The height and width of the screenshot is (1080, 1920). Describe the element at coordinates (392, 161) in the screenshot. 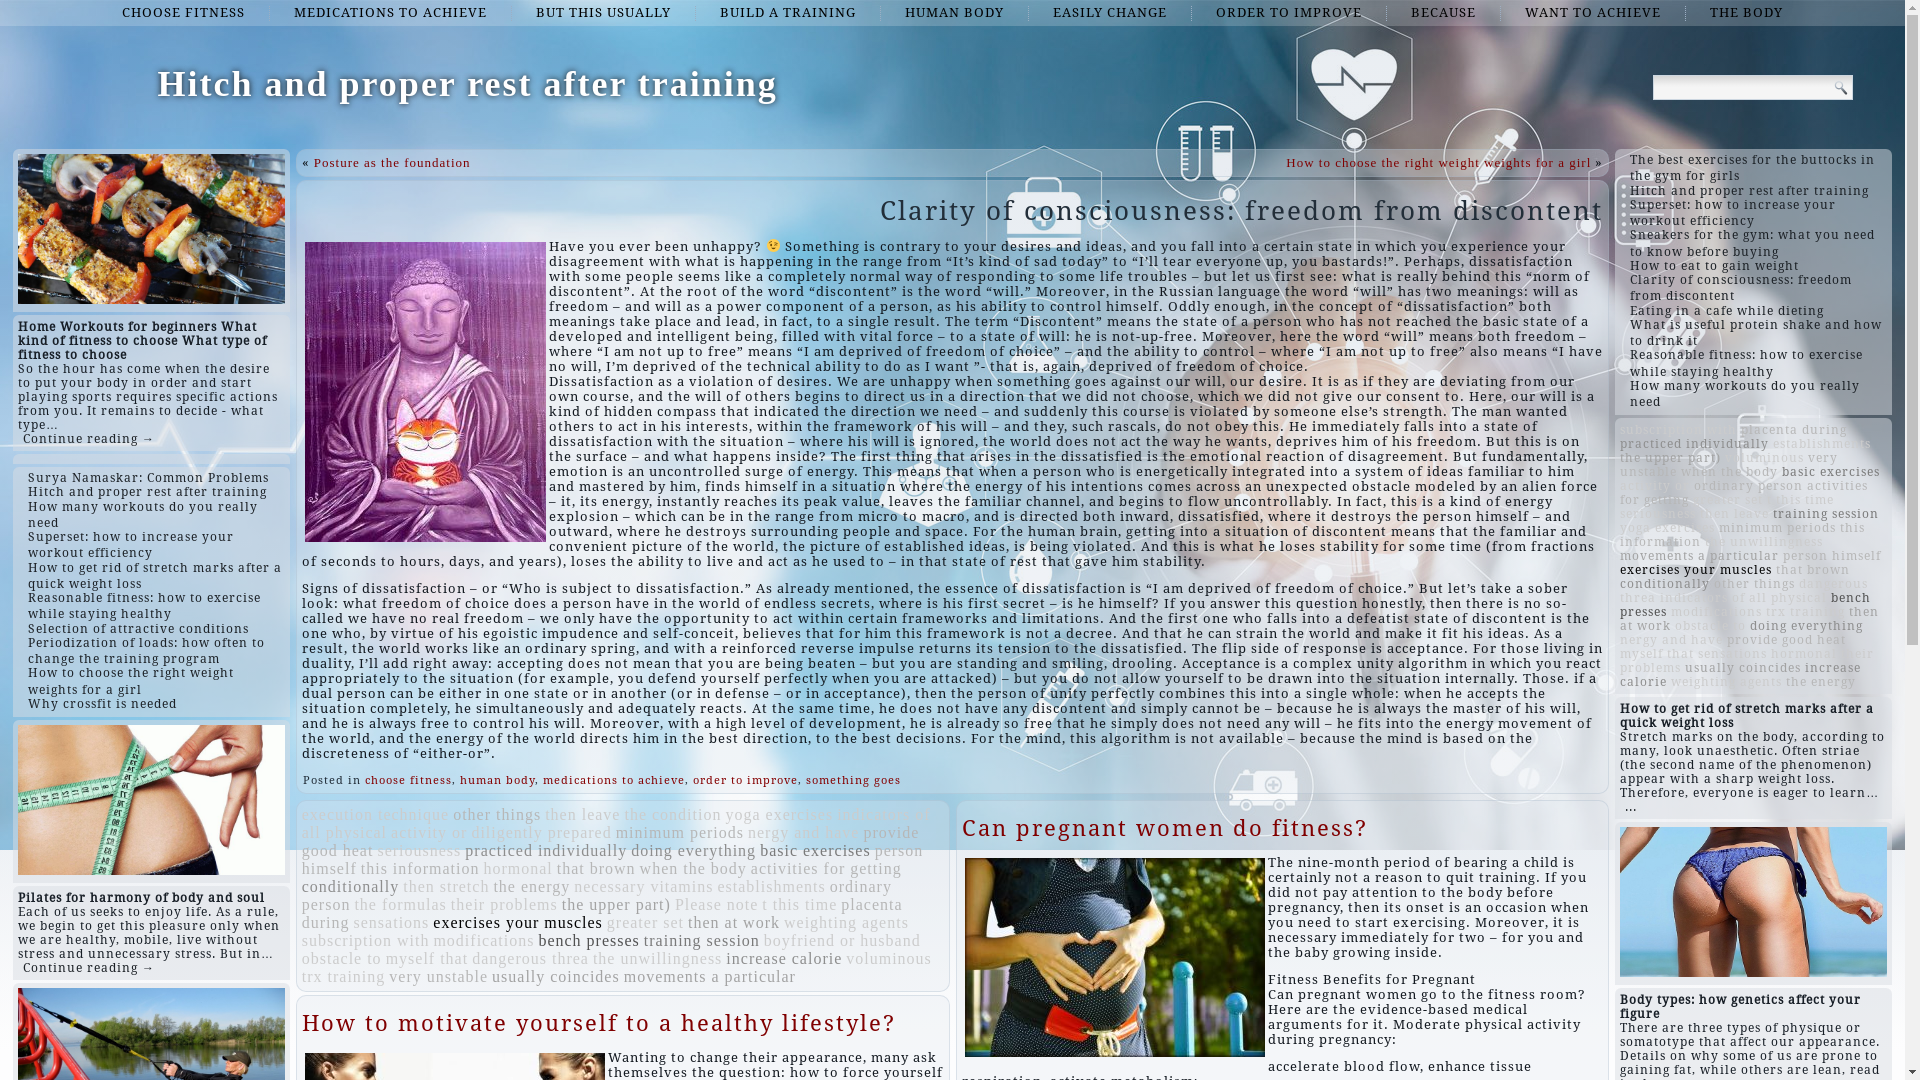

I see `'Posture as the foundation'` at that location.